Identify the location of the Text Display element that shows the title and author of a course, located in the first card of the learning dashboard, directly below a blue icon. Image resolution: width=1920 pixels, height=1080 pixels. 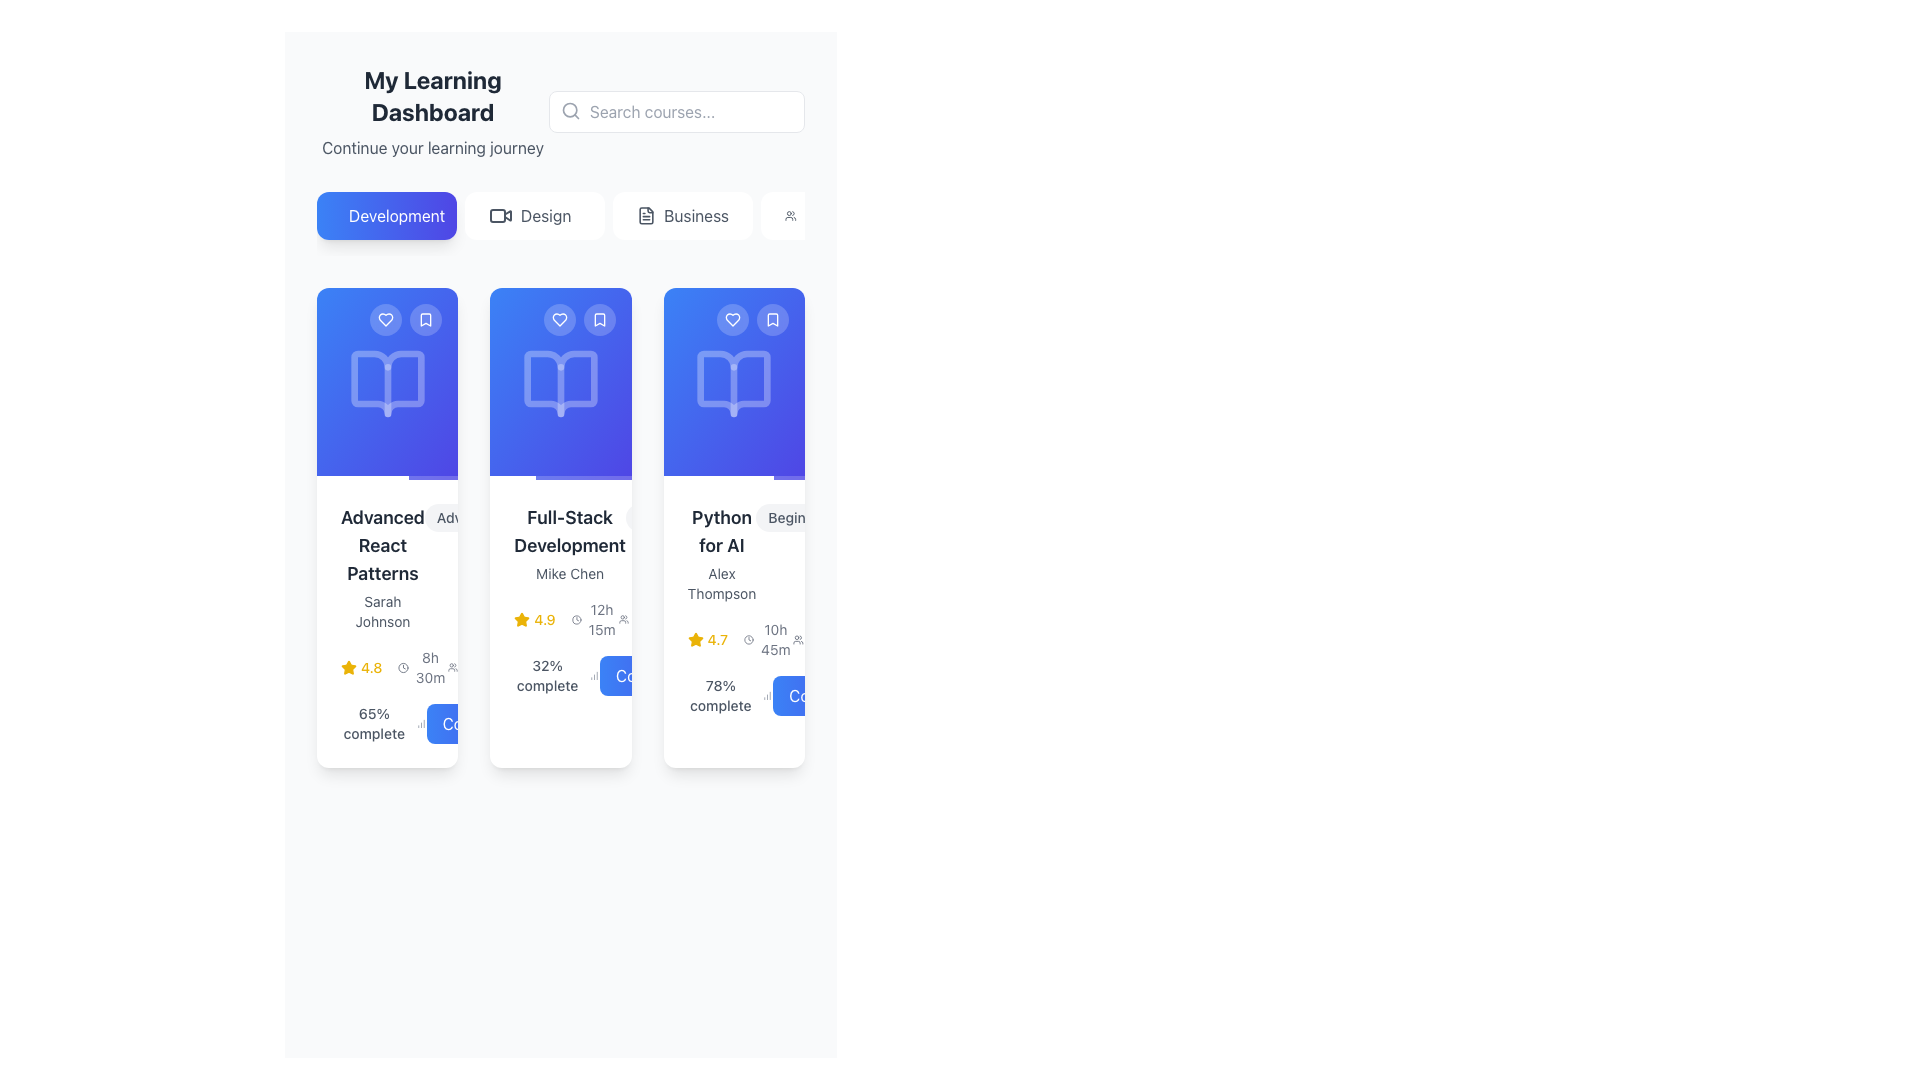
(382, 567).